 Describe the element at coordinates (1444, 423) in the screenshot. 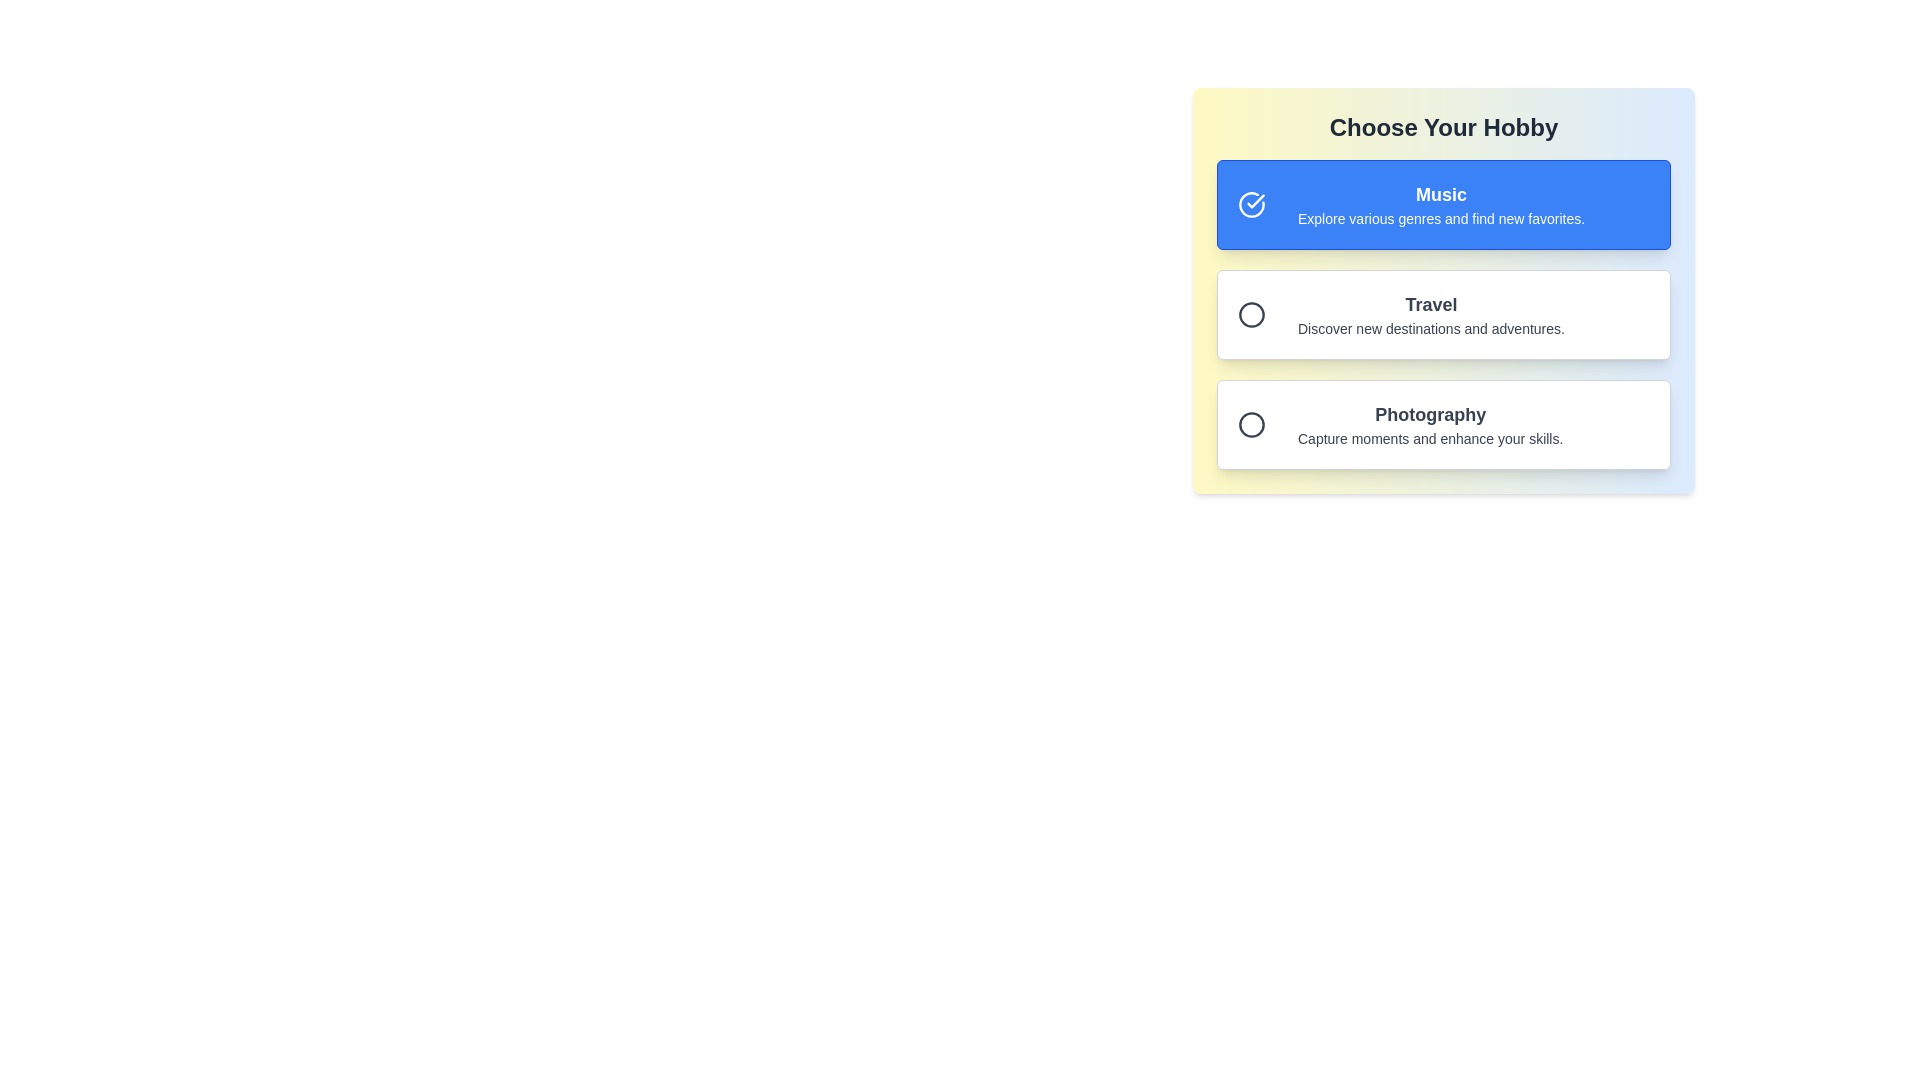

I see `the 'Photography' selectable card option in the selection interface to choose this hobby` at that location.